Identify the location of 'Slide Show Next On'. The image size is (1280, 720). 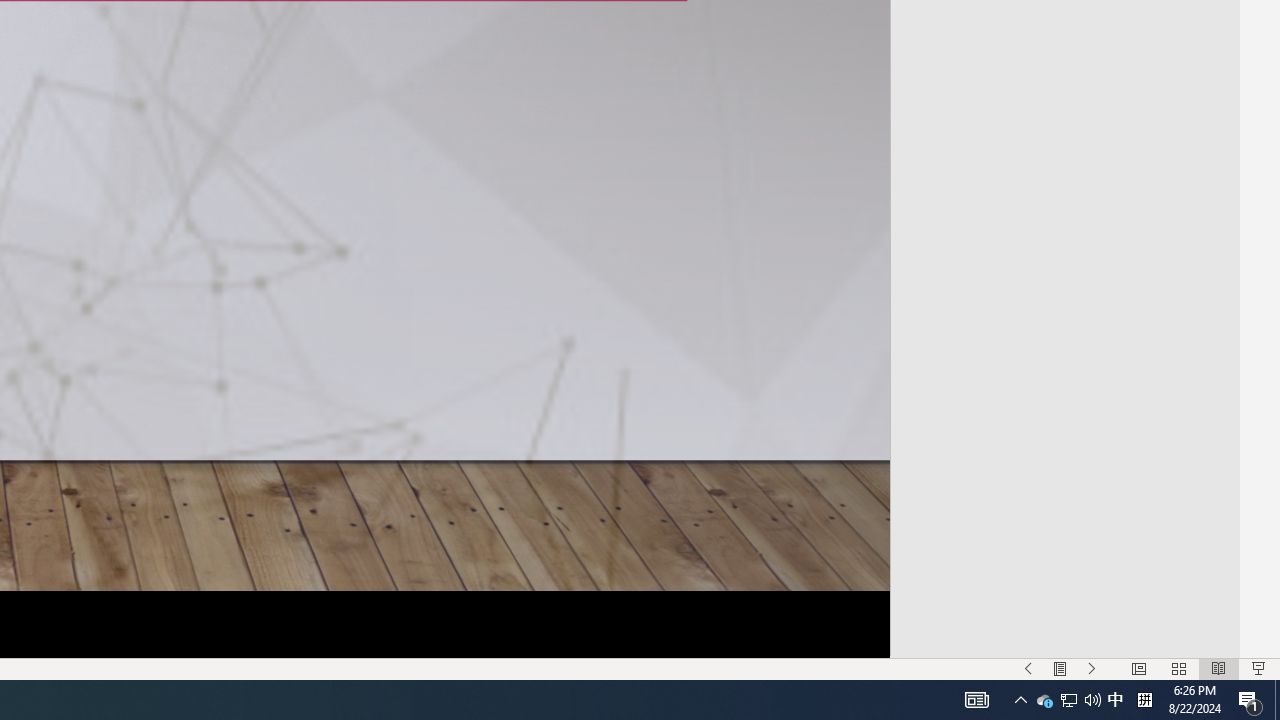
(1091, 669).